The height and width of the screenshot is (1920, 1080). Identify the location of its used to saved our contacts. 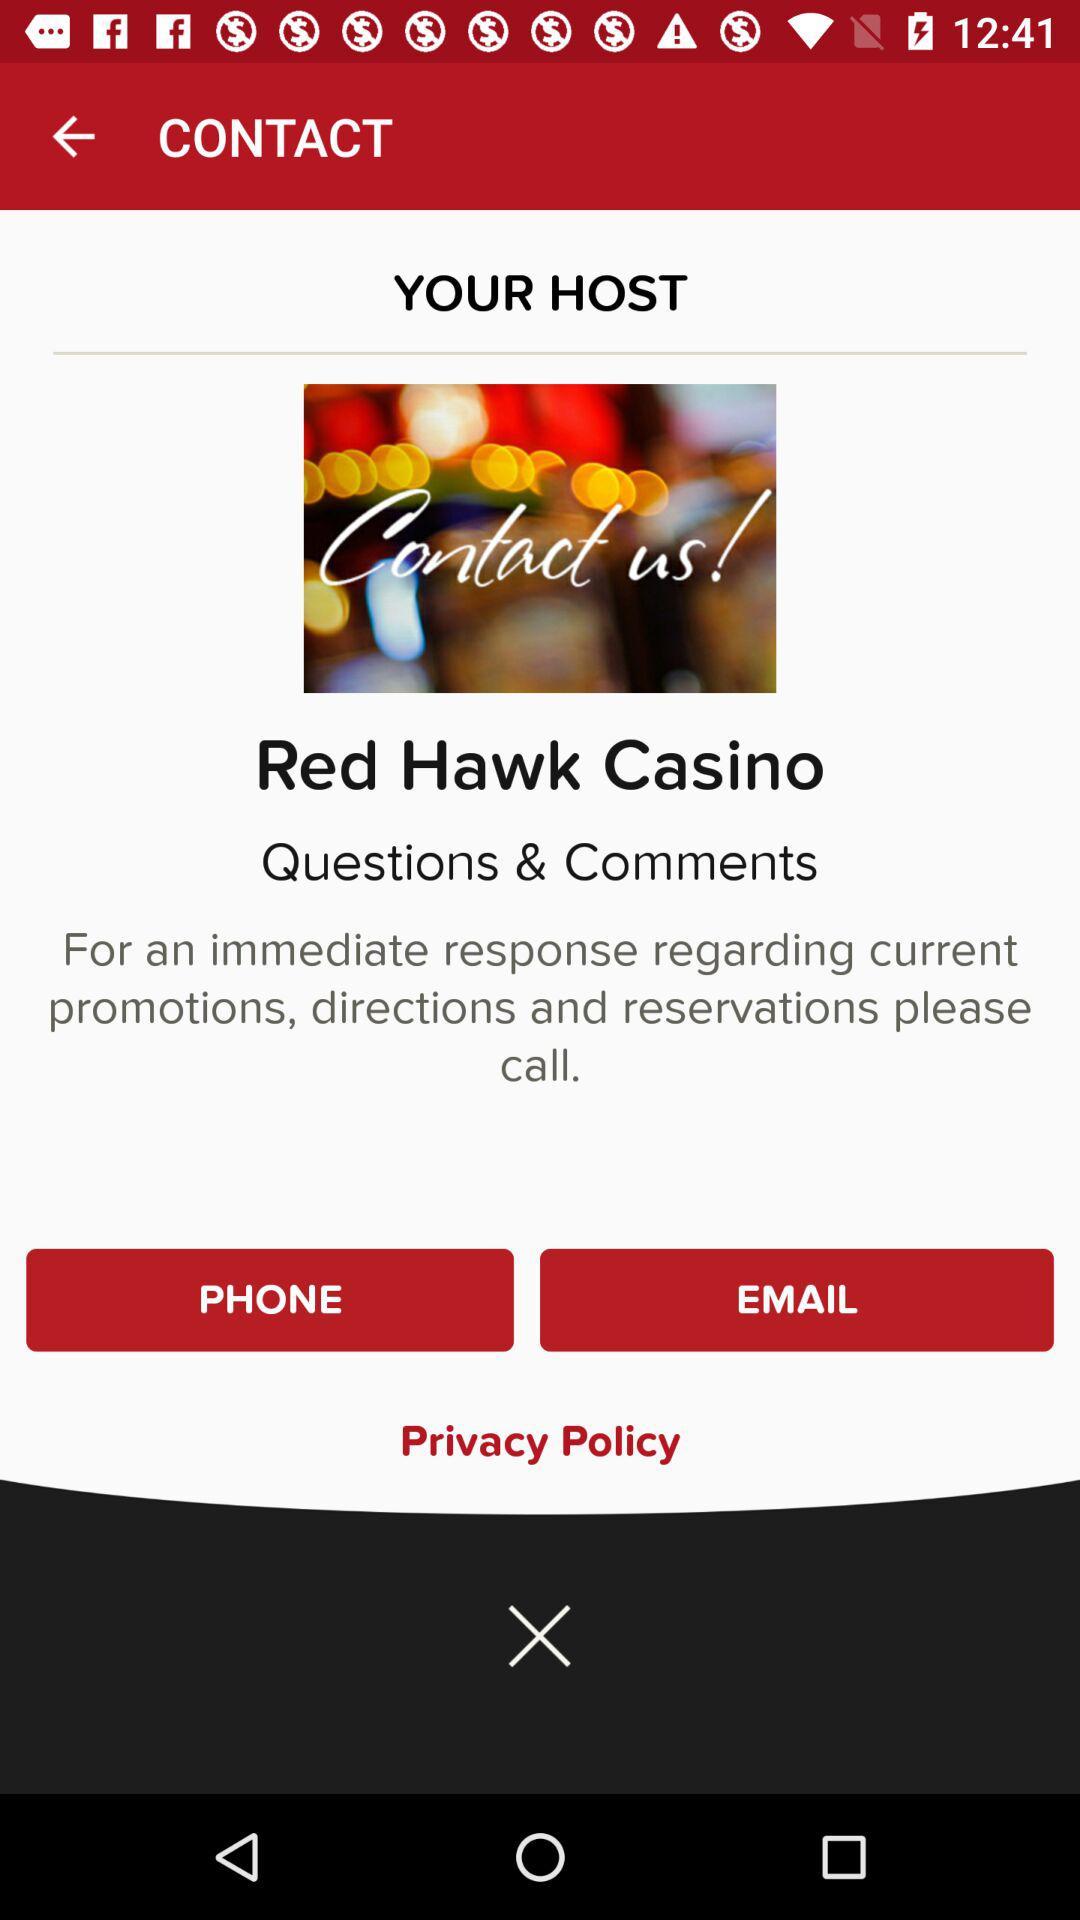
(540, 1636).